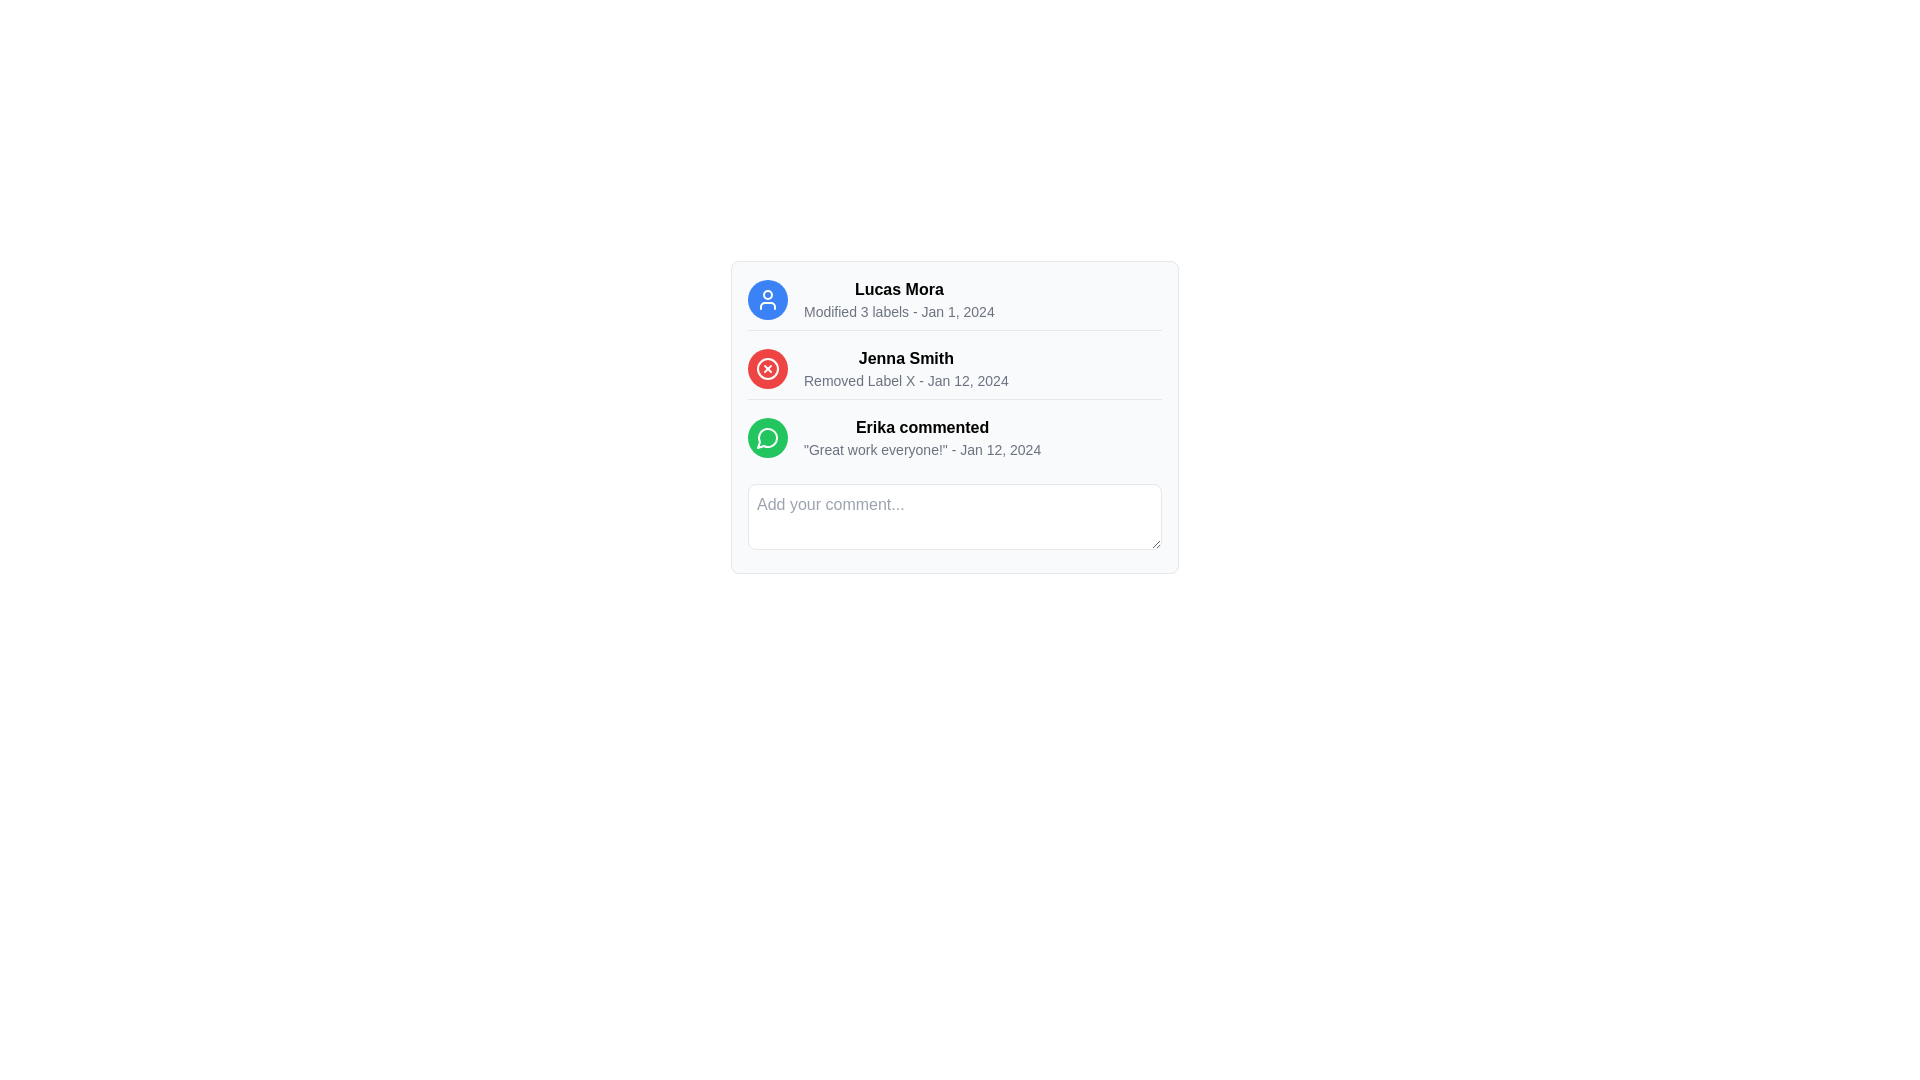  What do you see at coordinates (905, 369) in the screenshot?
I see `the user activity log entry for 'Jenna Smith', which displays the action 'Removed Label X' and a timestamp 'Jan 12, 2024'` at bounding box center [905, 369].